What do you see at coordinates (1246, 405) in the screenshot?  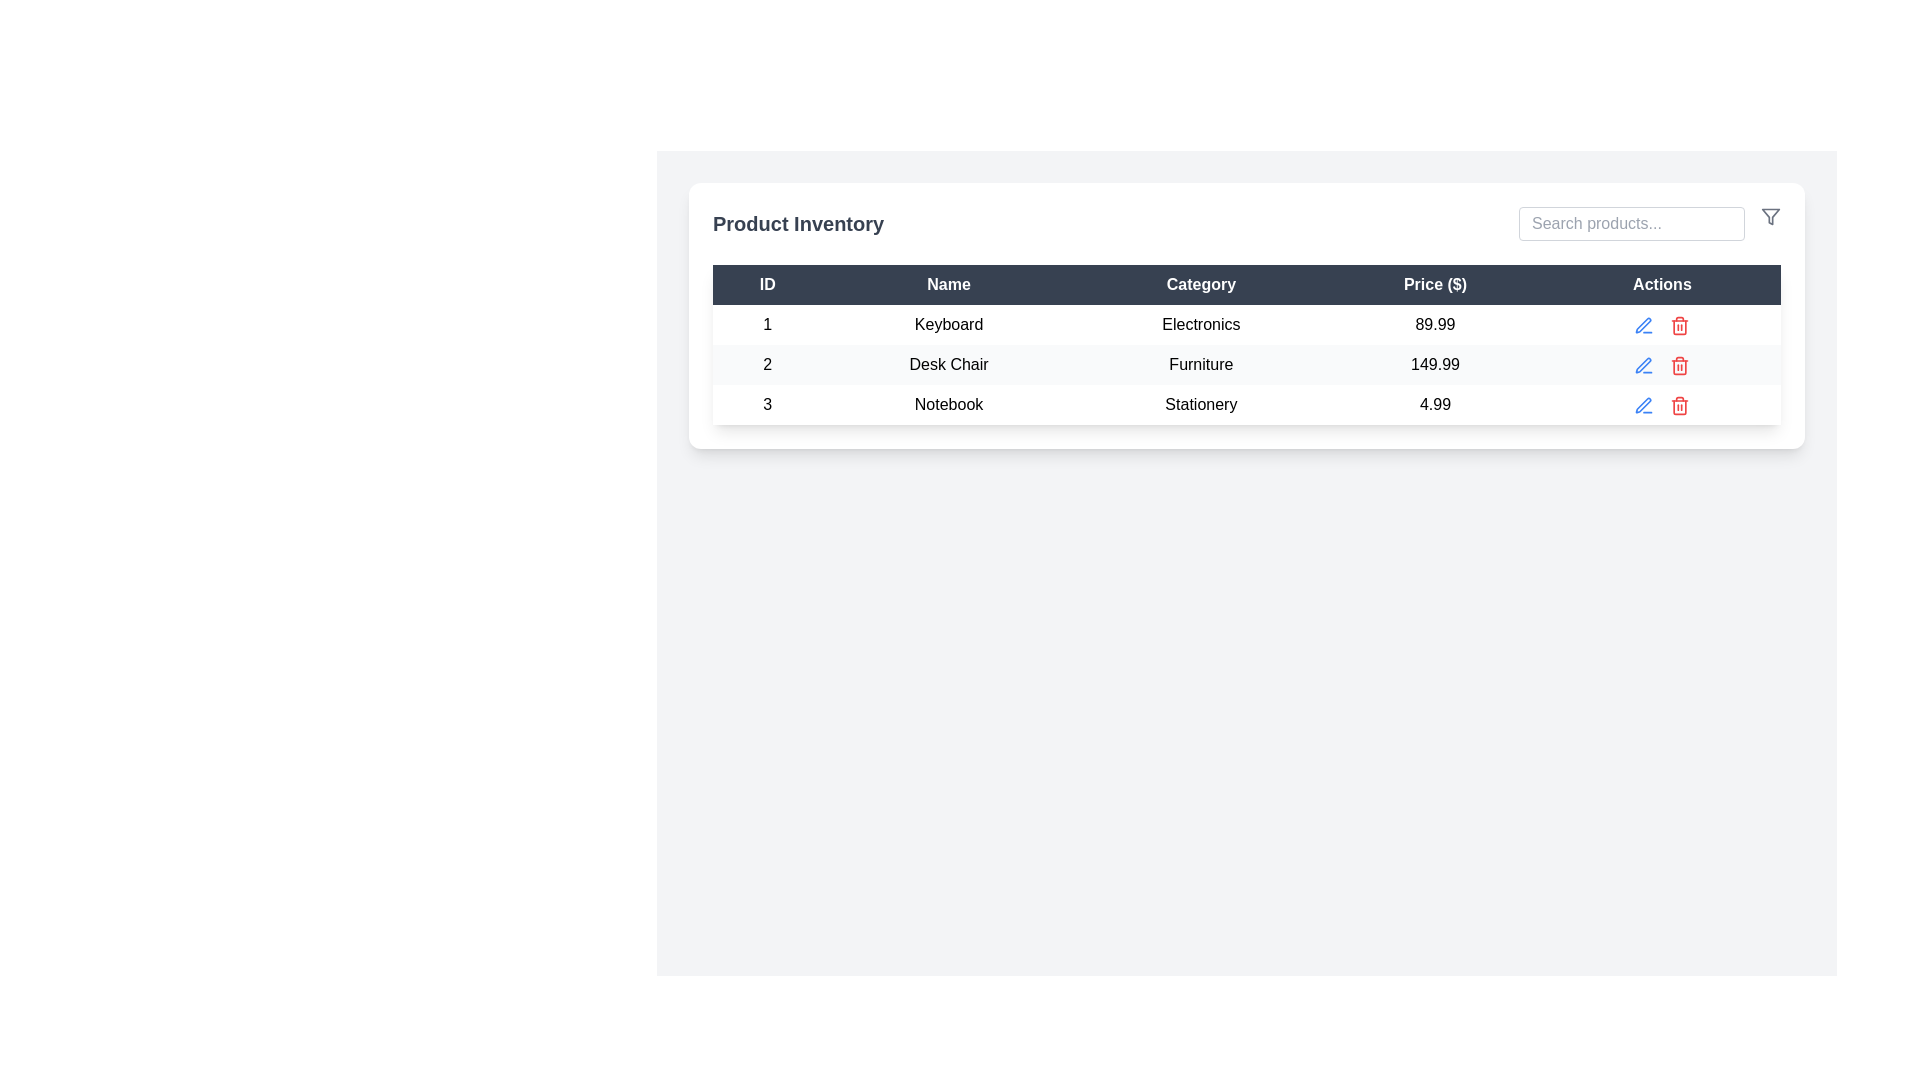 I see `the third row in the 'Product Inventory' table which displays ID '3', name 'Notebook', category 'Stationery', and price '4.99'` at bounding box center [1246, 405].